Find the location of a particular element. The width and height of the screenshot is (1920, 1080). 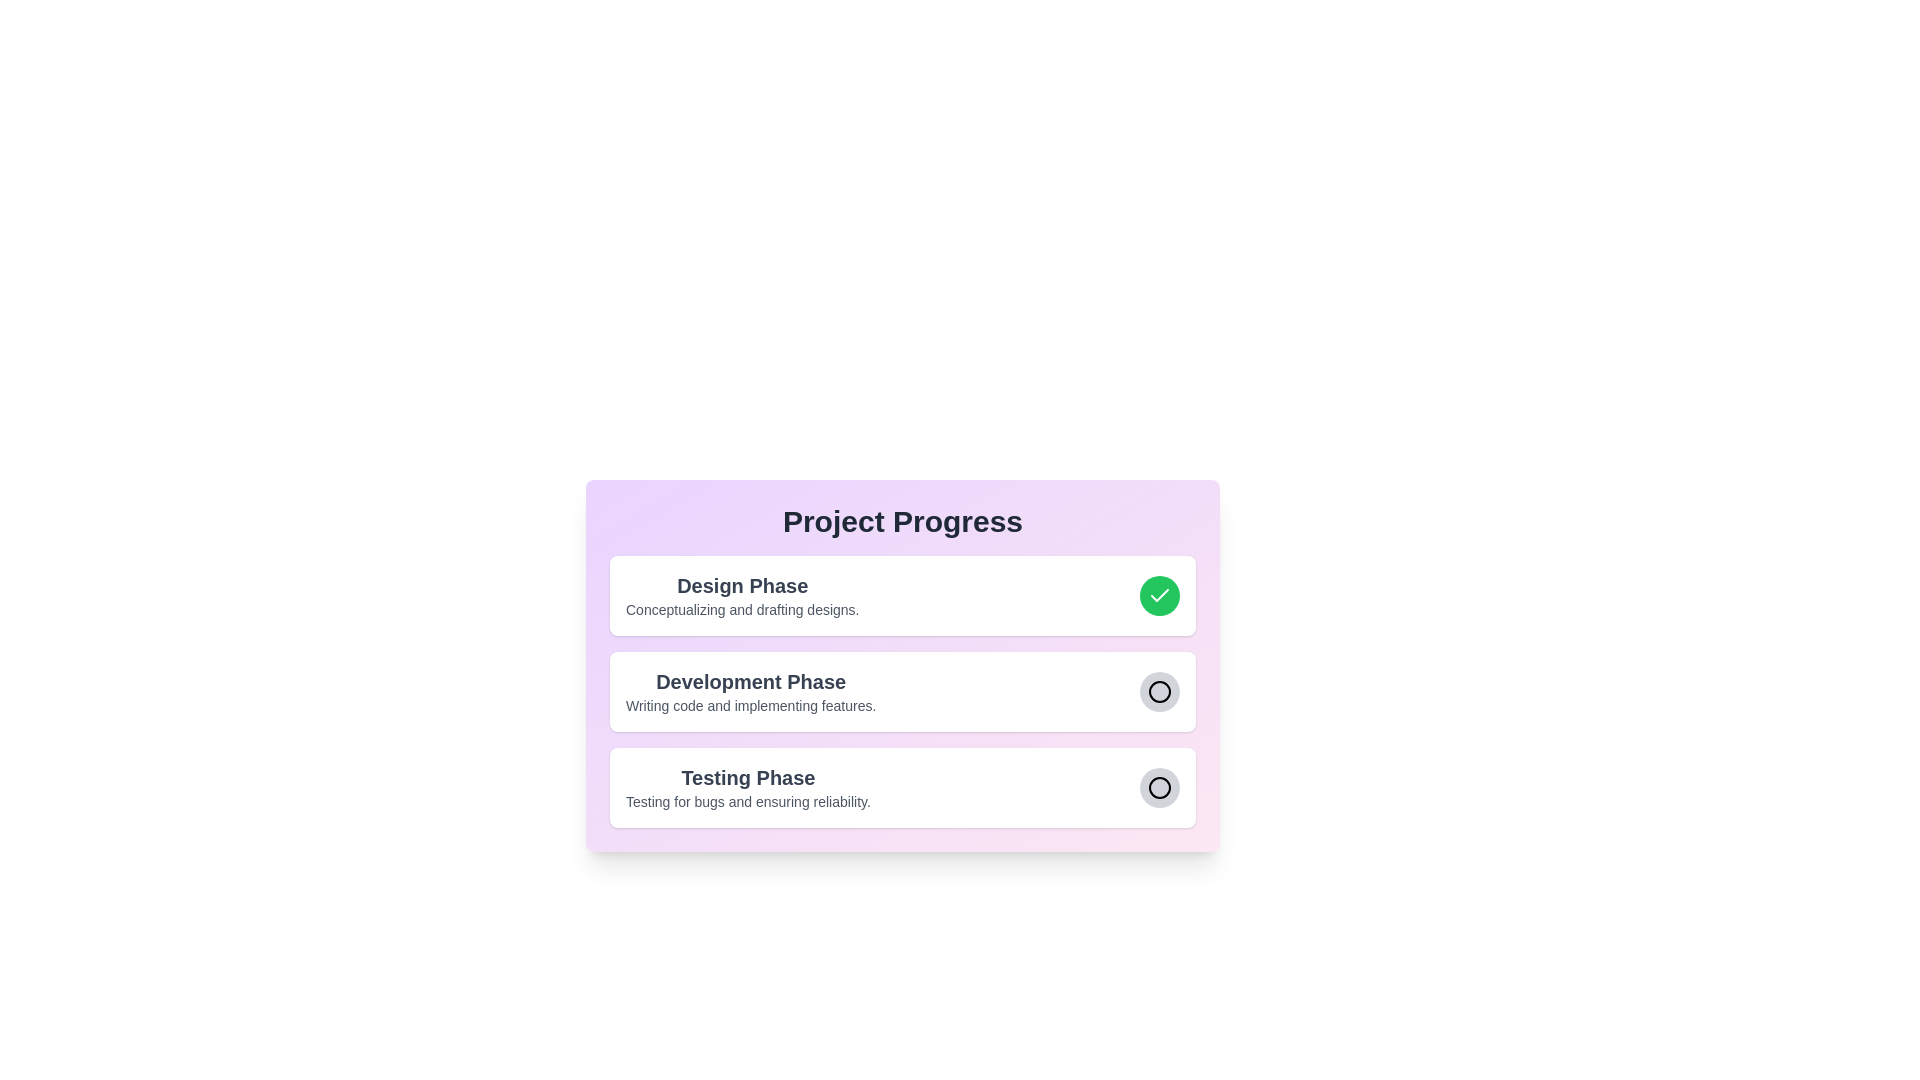

the inner circle of the SVG graphic representing the 'Testing Phase' section is located at coordinates (1160, 786).